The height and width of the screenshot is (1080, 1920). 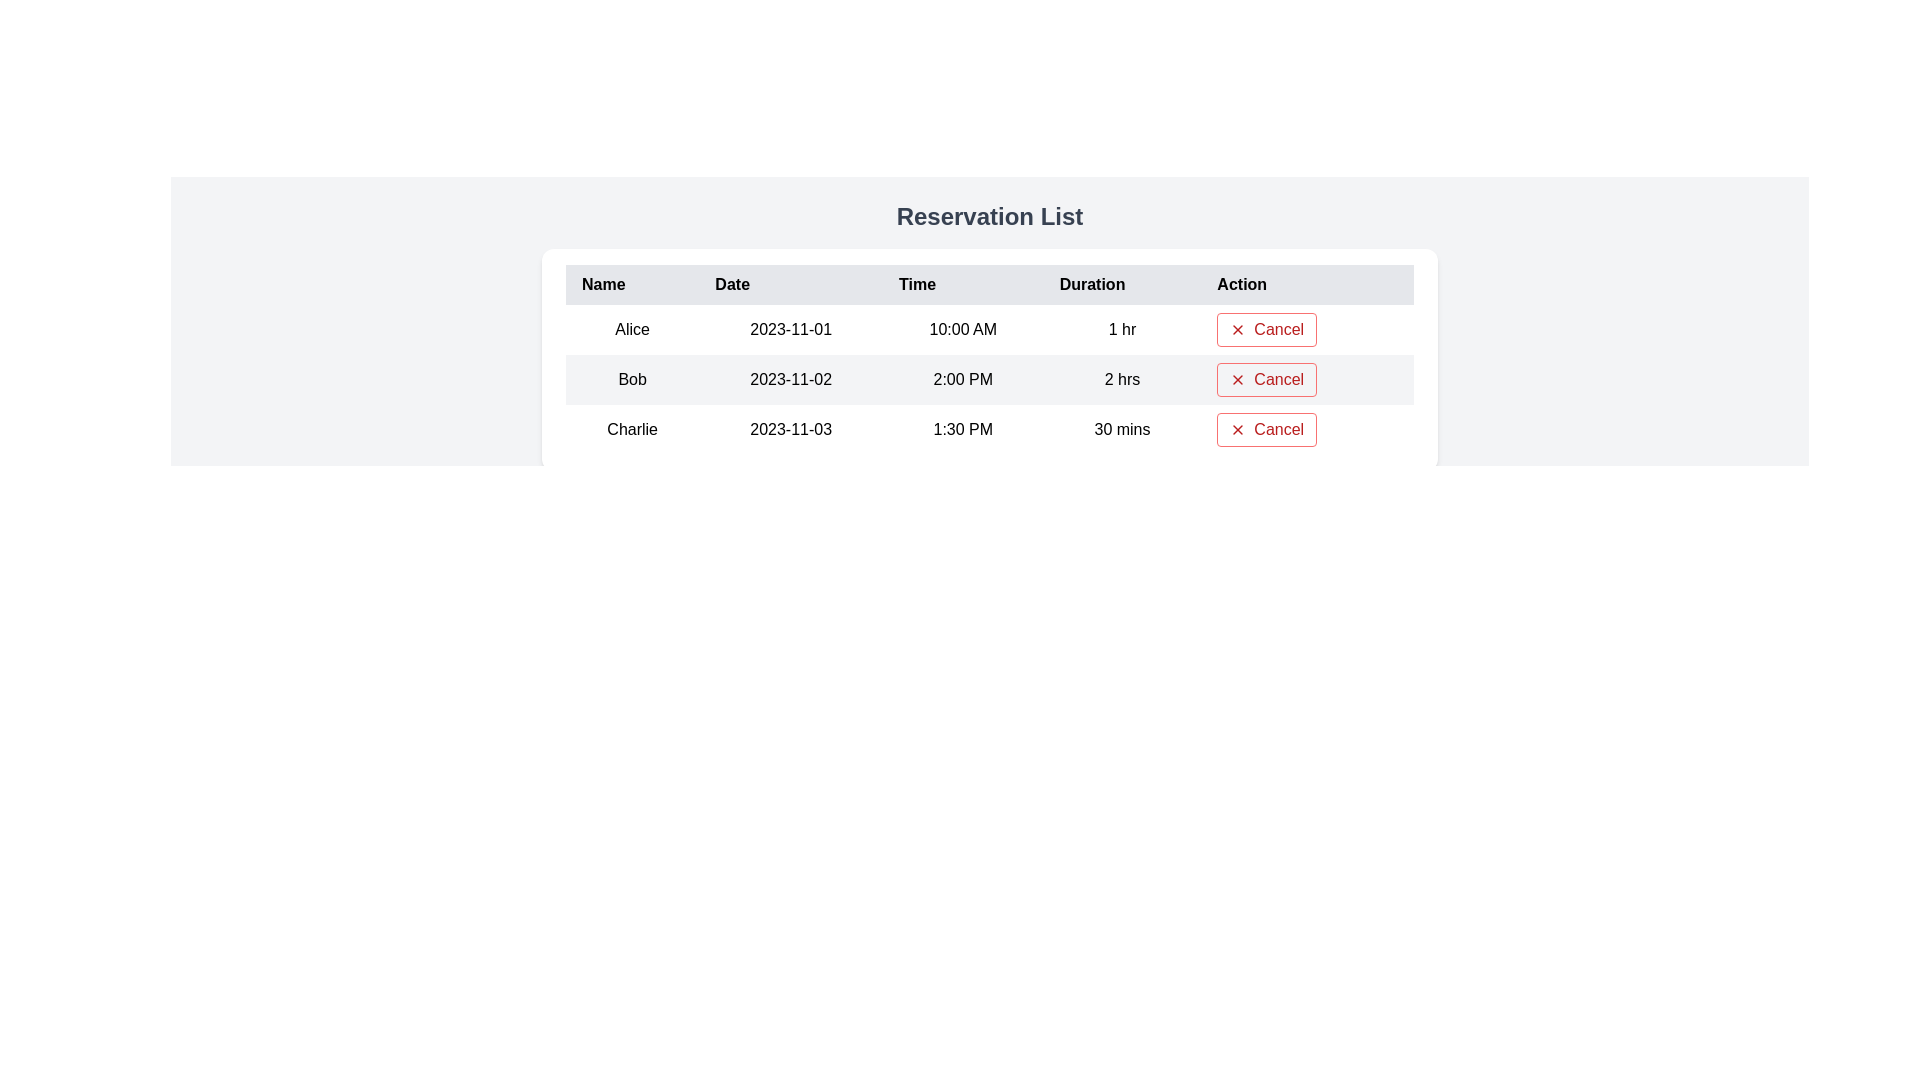 I want to click on the 'Cancel' button with a red border and rounded corners, associated with the 'Bob' entry in the second row of the table, to activate hover effects, so click(x=1266, y=380).